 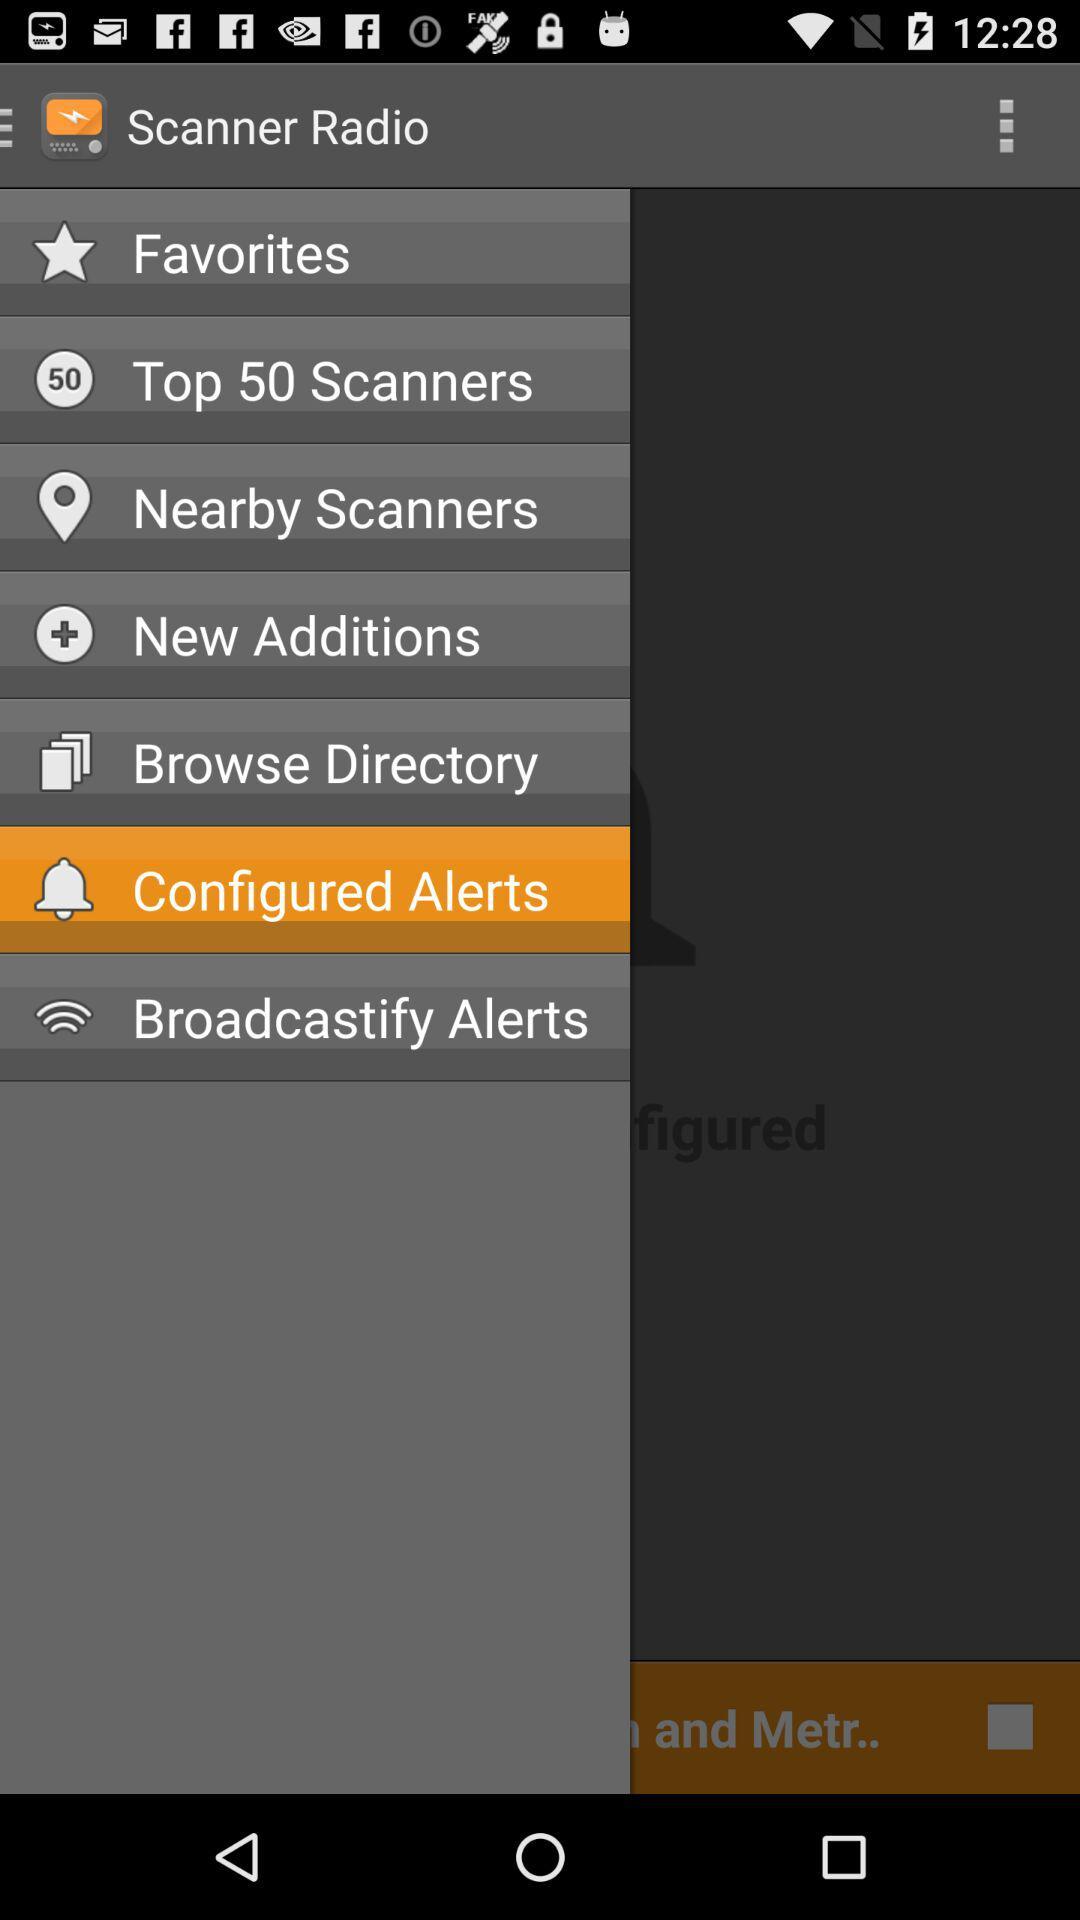 What do you see at coordinates (64, 888) in the screenshot?
I see `the bell icon left to configured alerts` at bounding box center [64, 888].